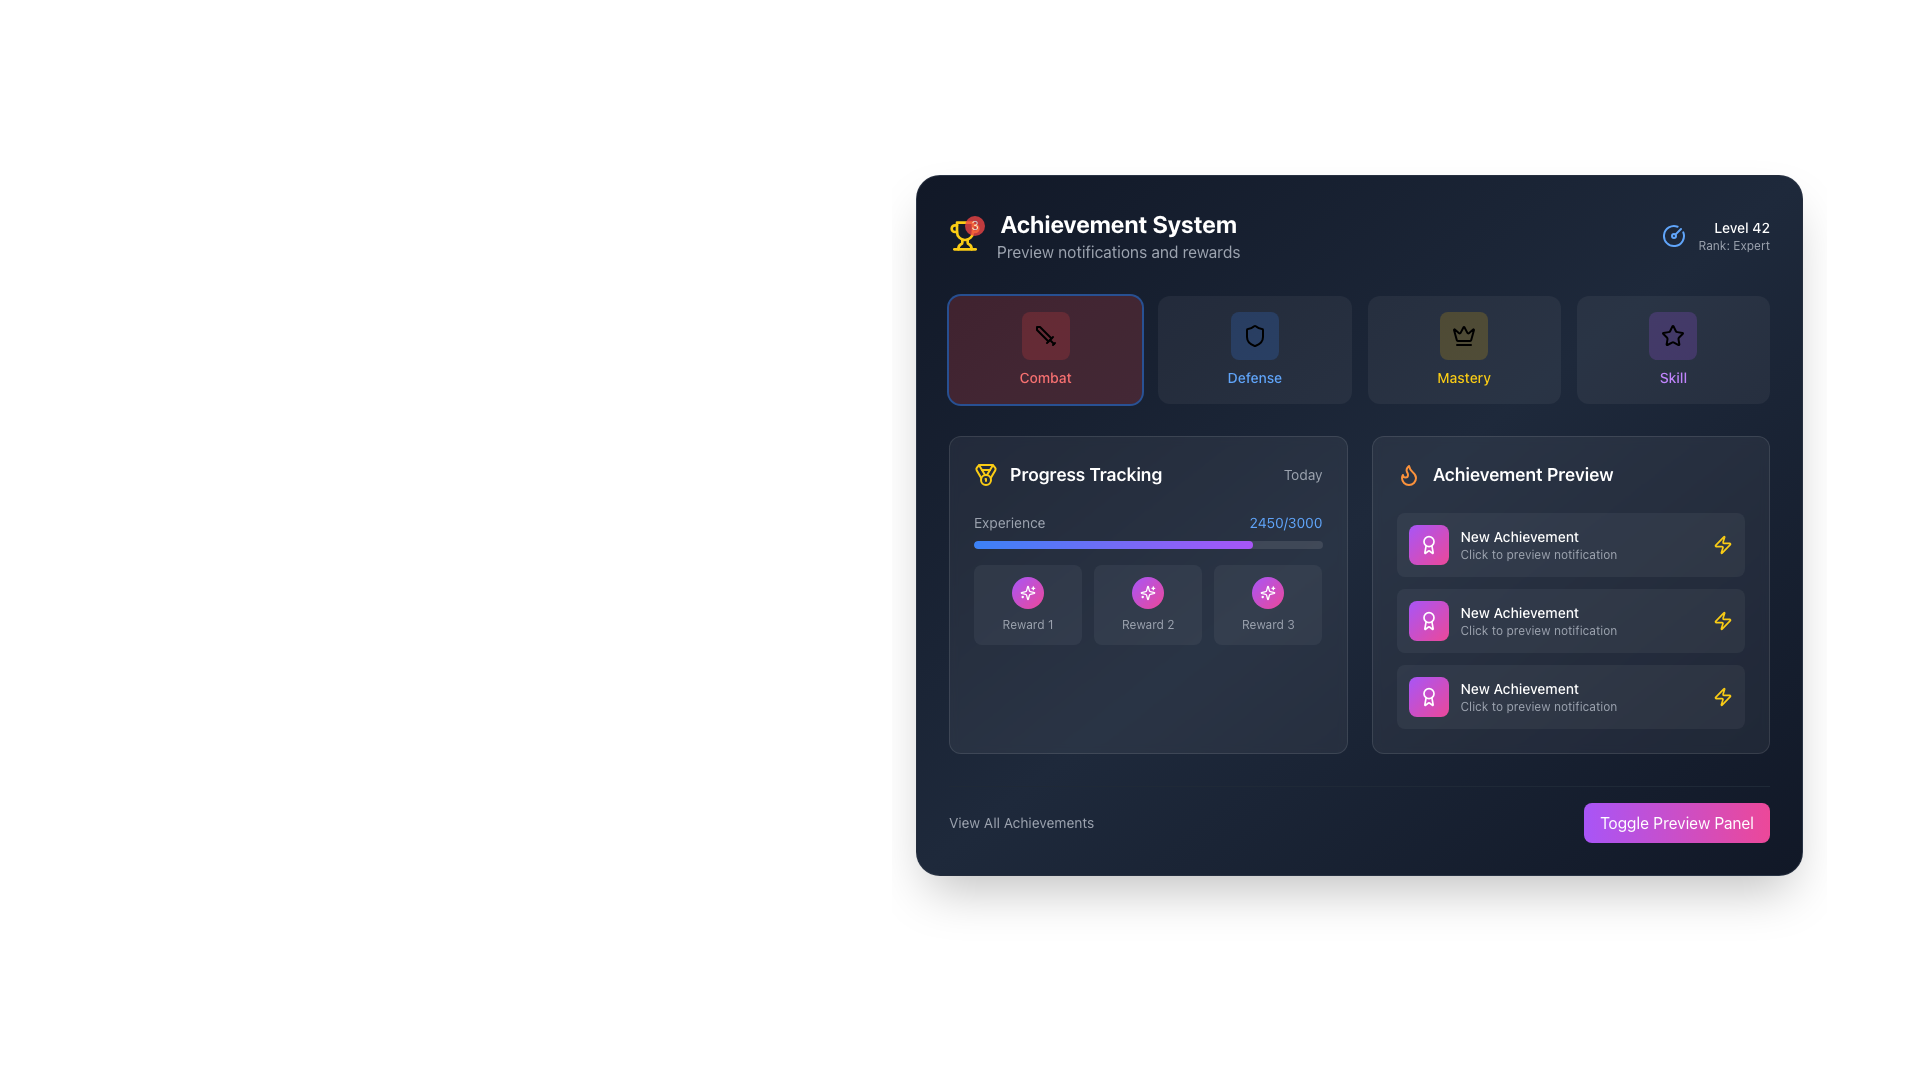  What do you see at coordinates (1112, 544) in the screenshot?
I see `the progress` at bounding box center [1112, 544].